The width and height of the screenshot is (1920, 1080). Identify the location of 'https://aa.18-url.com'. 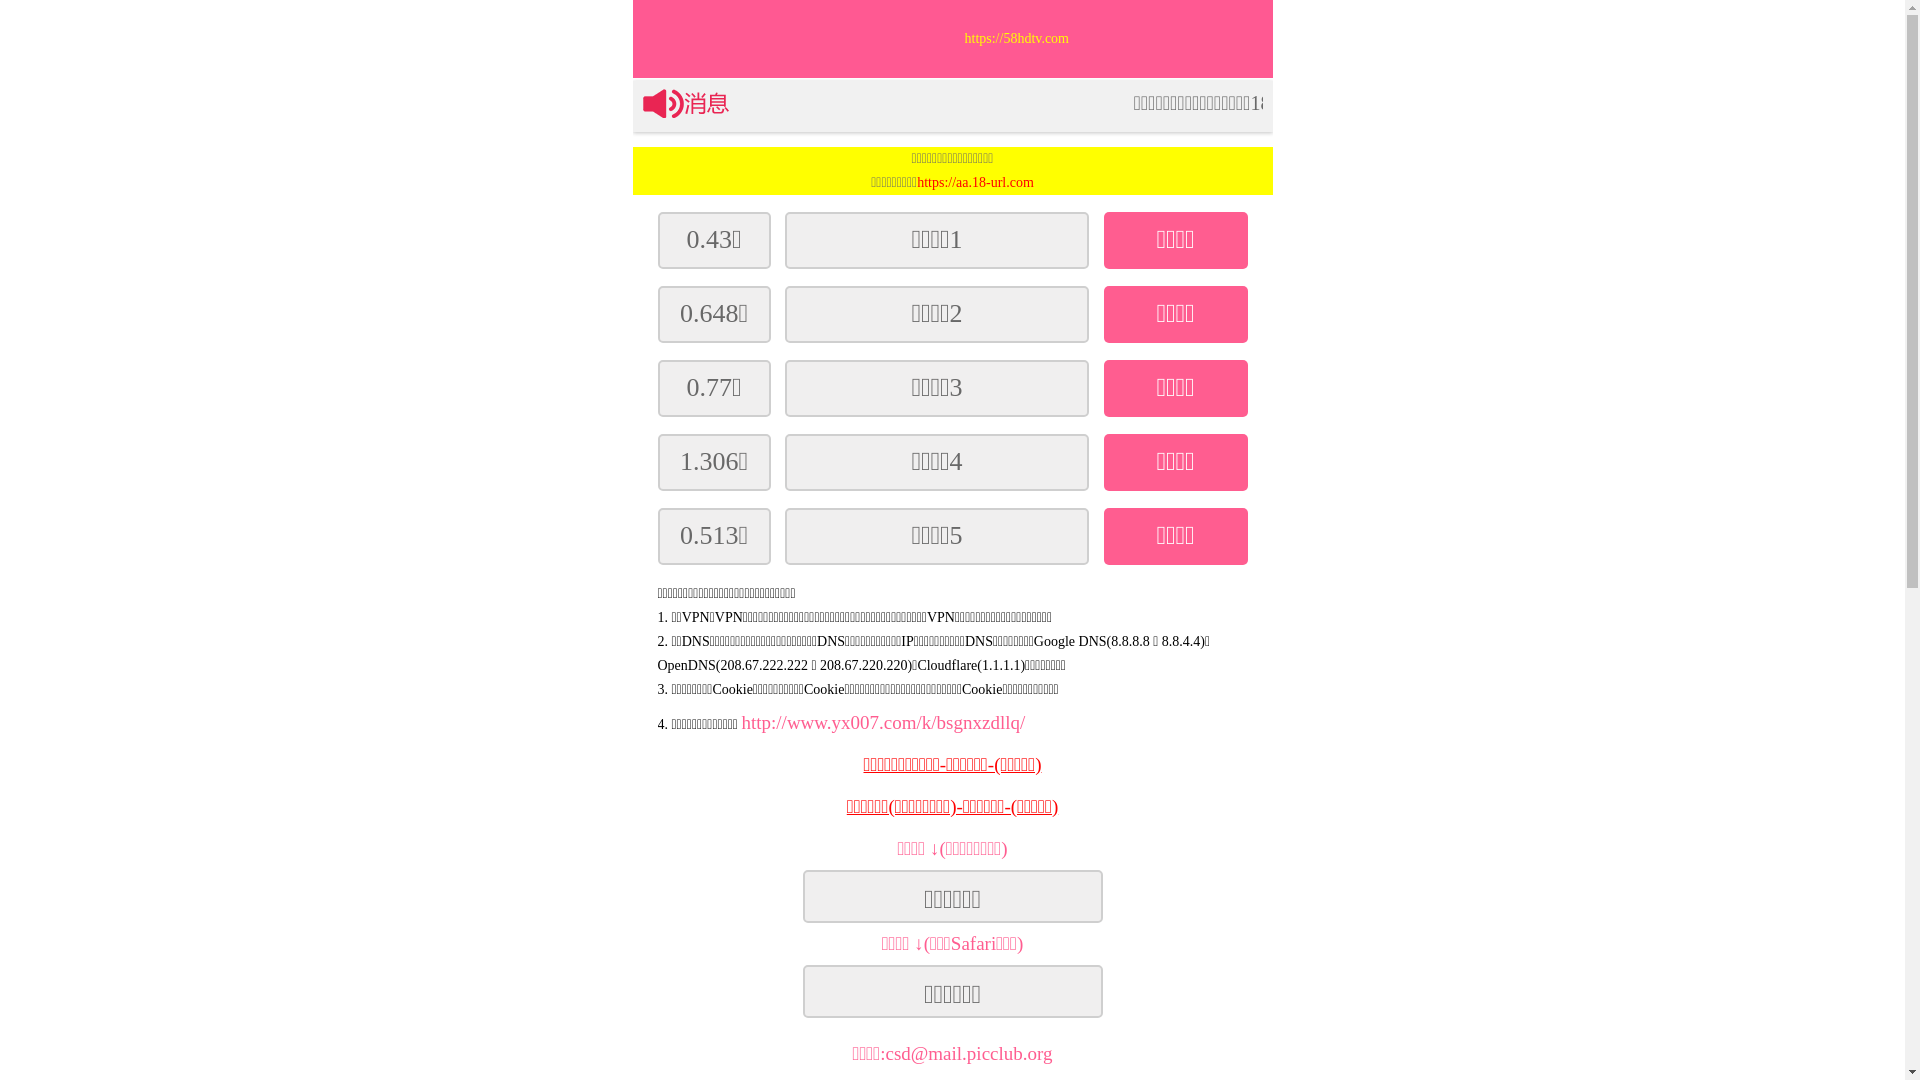
(975, 182).